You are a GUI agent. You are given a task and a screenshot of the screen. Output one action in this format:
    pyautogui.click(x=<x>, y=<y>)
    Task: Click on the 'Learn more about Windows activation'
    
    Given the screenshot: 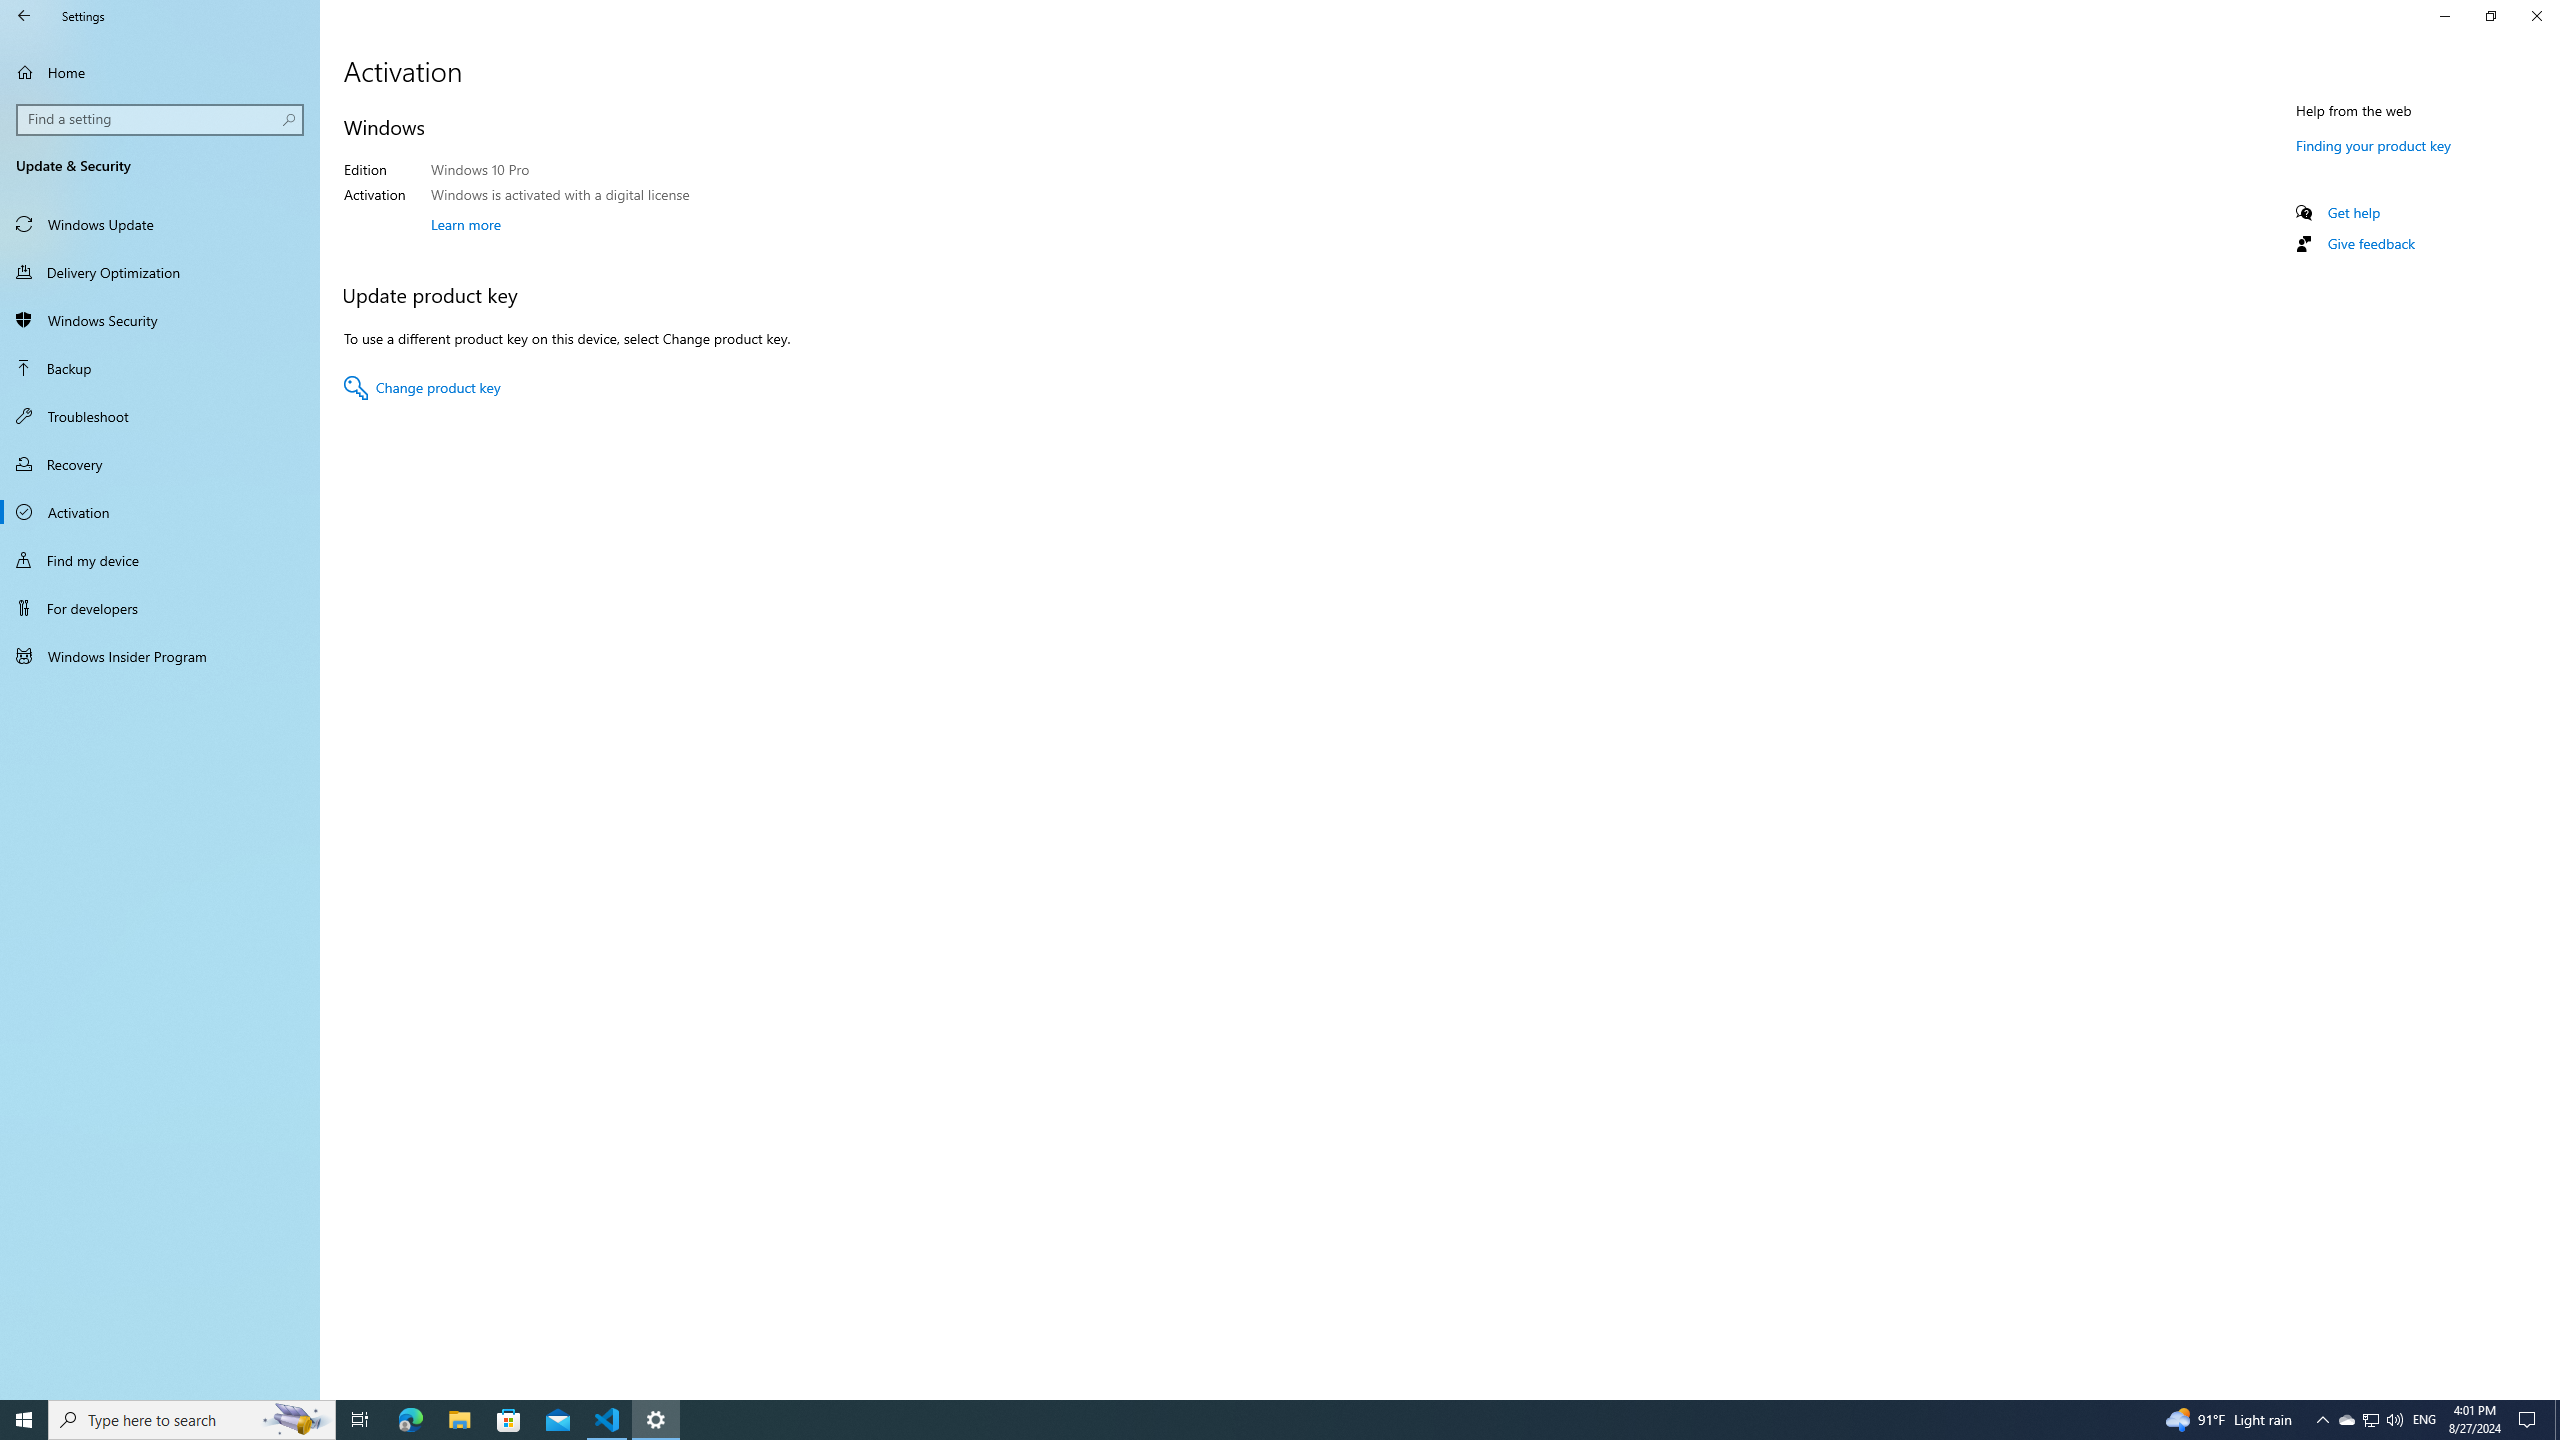 What is the action you would take?
    pyautogui.click(x=464, y=222)
    